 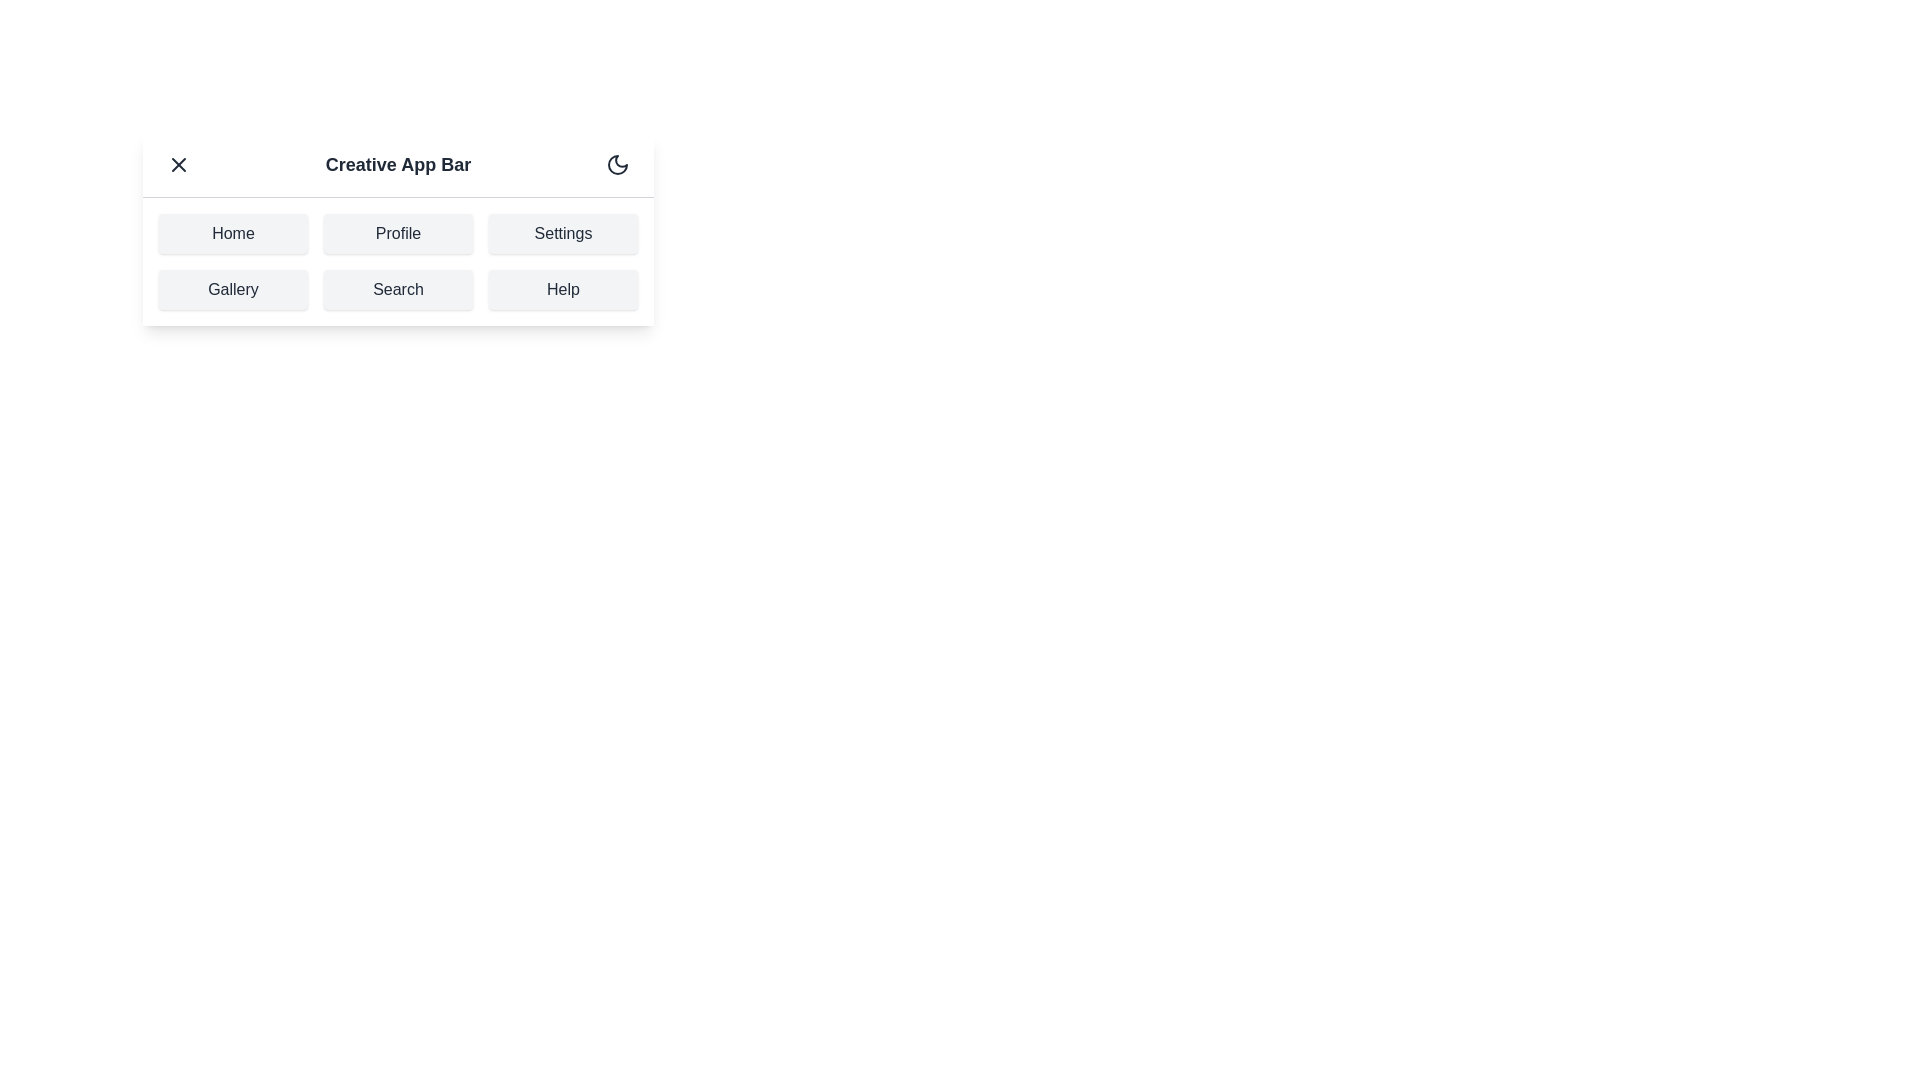 I want to click on the navigation item labeled Home, so click(x=233, y=233).